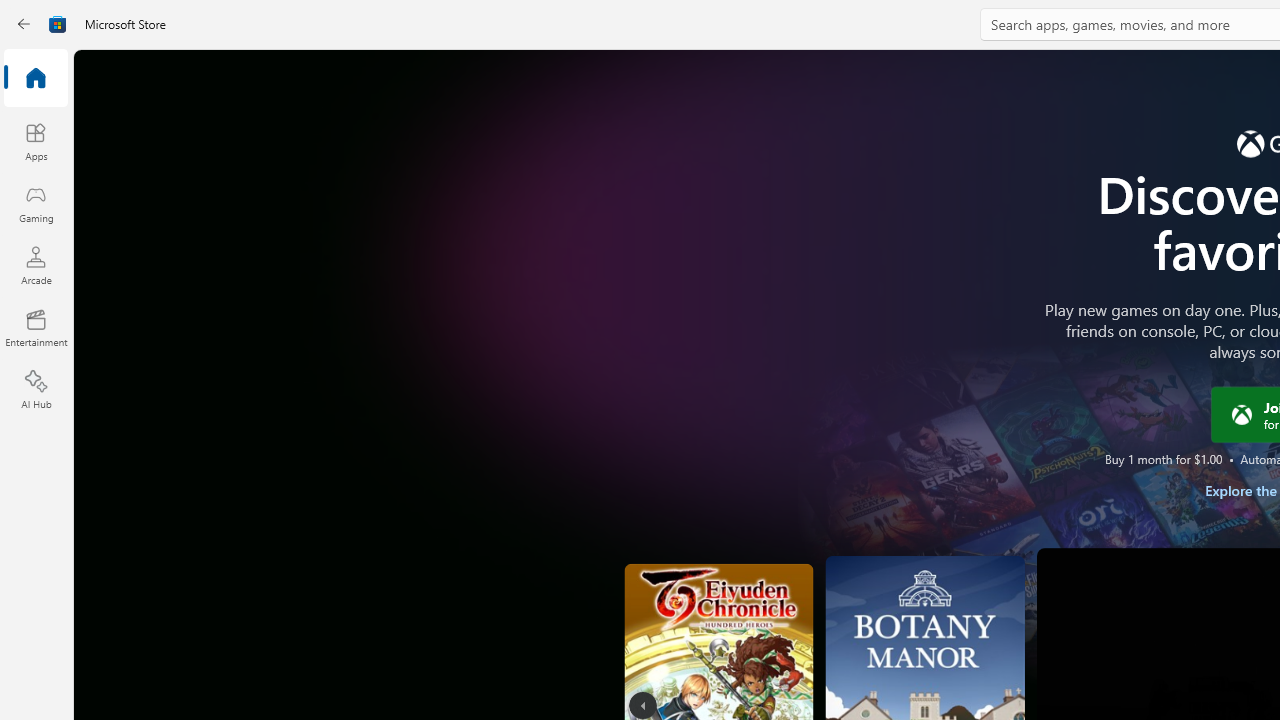 The image size is (1280, 720). Describe the element at coordinates (35, 78) in the screenshot. I see `'Home'` at that location.